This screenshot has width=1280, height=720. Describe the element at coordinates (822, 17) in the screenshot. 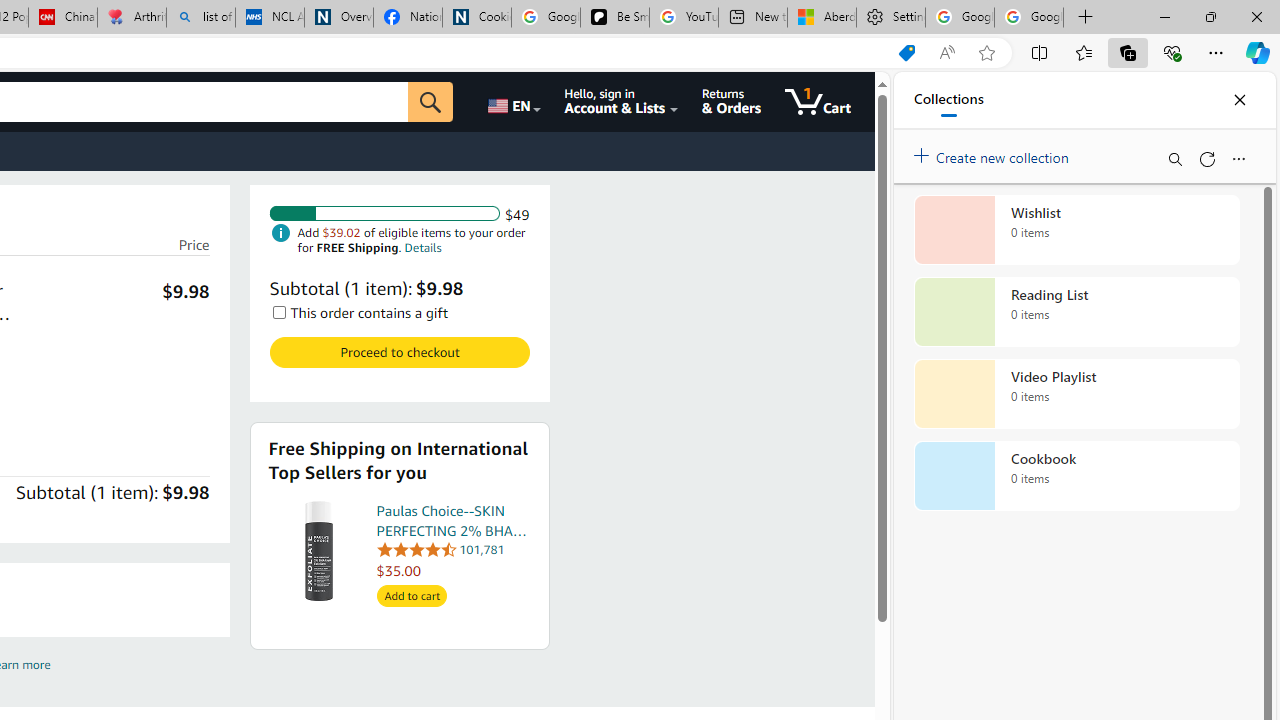

I see `'Aberdeen, Hong Kong SAR hourly forecast | Microsoft Weather'` at that location.